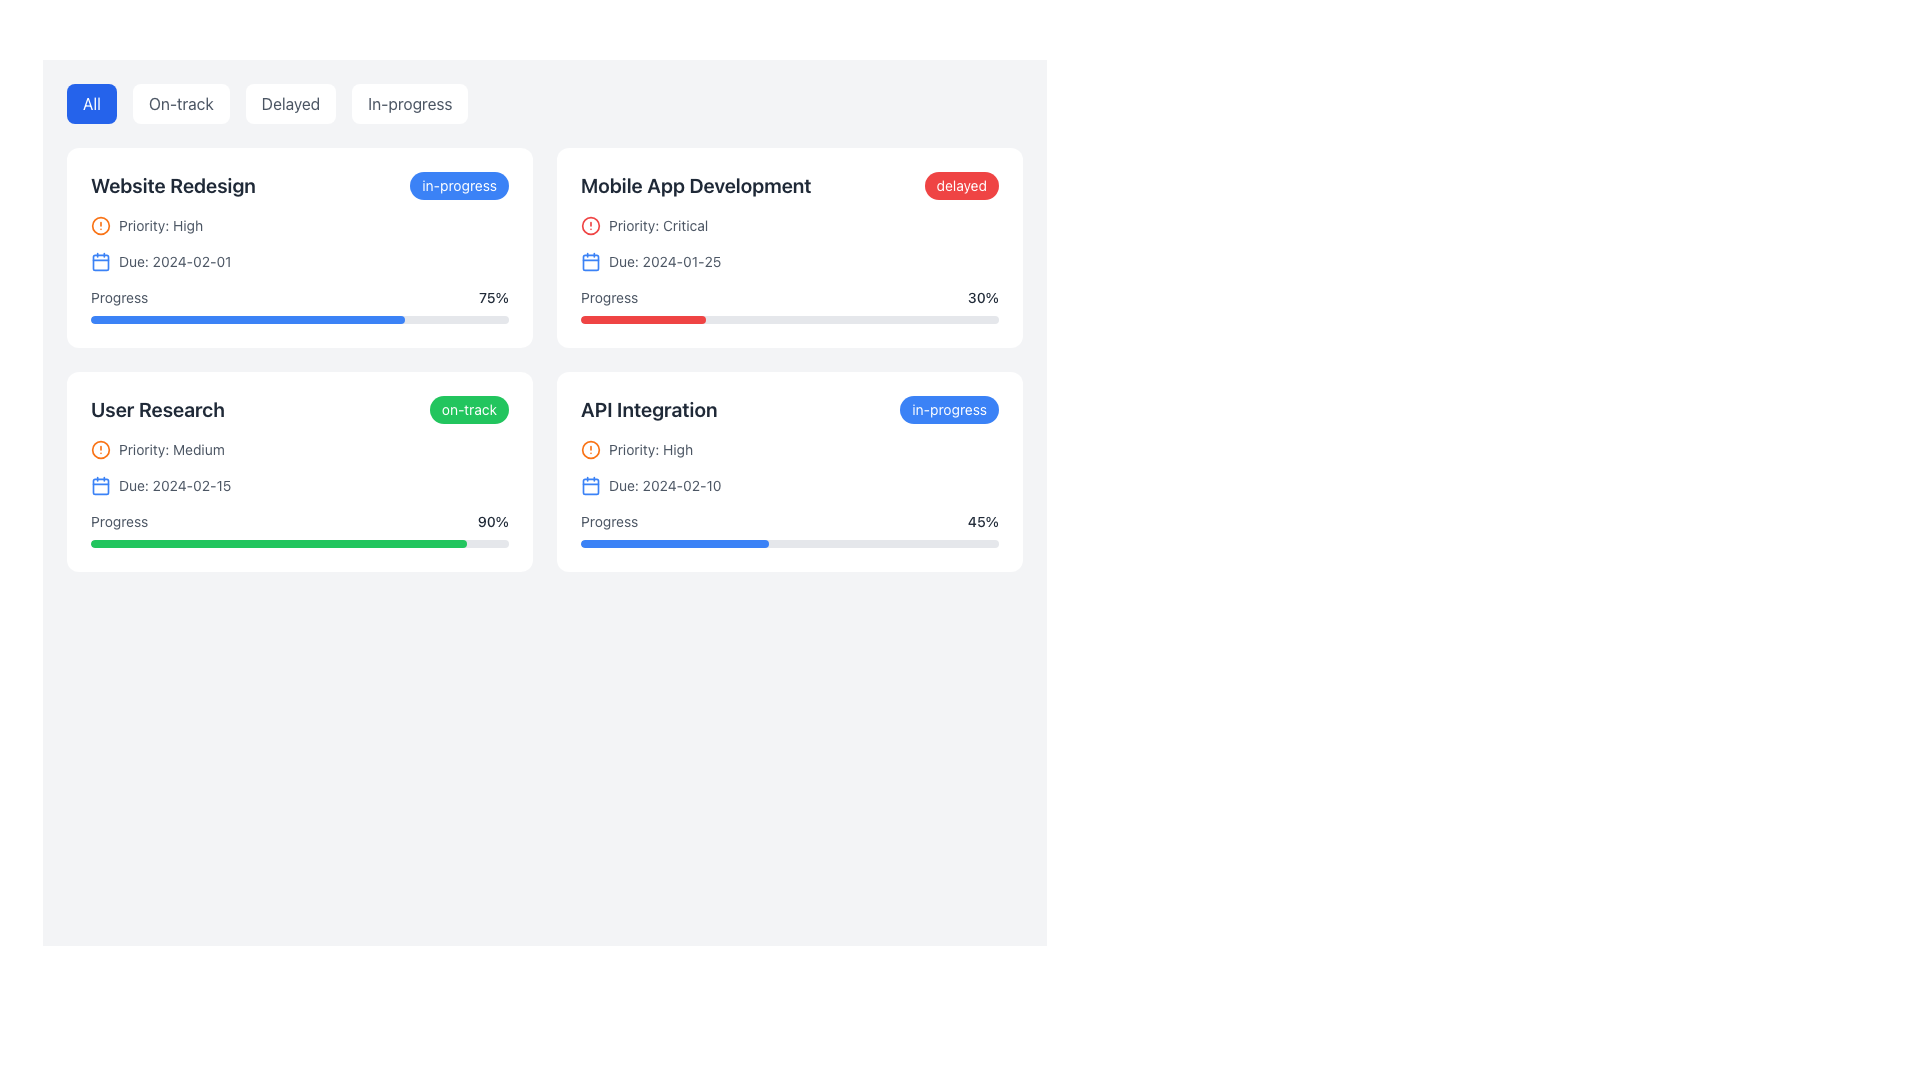 This screenshot has height=1080, width=1920. I want to click on the circular boundary of the warning icon located in the card labeled 'API Integration' in the bottom-right corner of the interface, so click(589, 450).